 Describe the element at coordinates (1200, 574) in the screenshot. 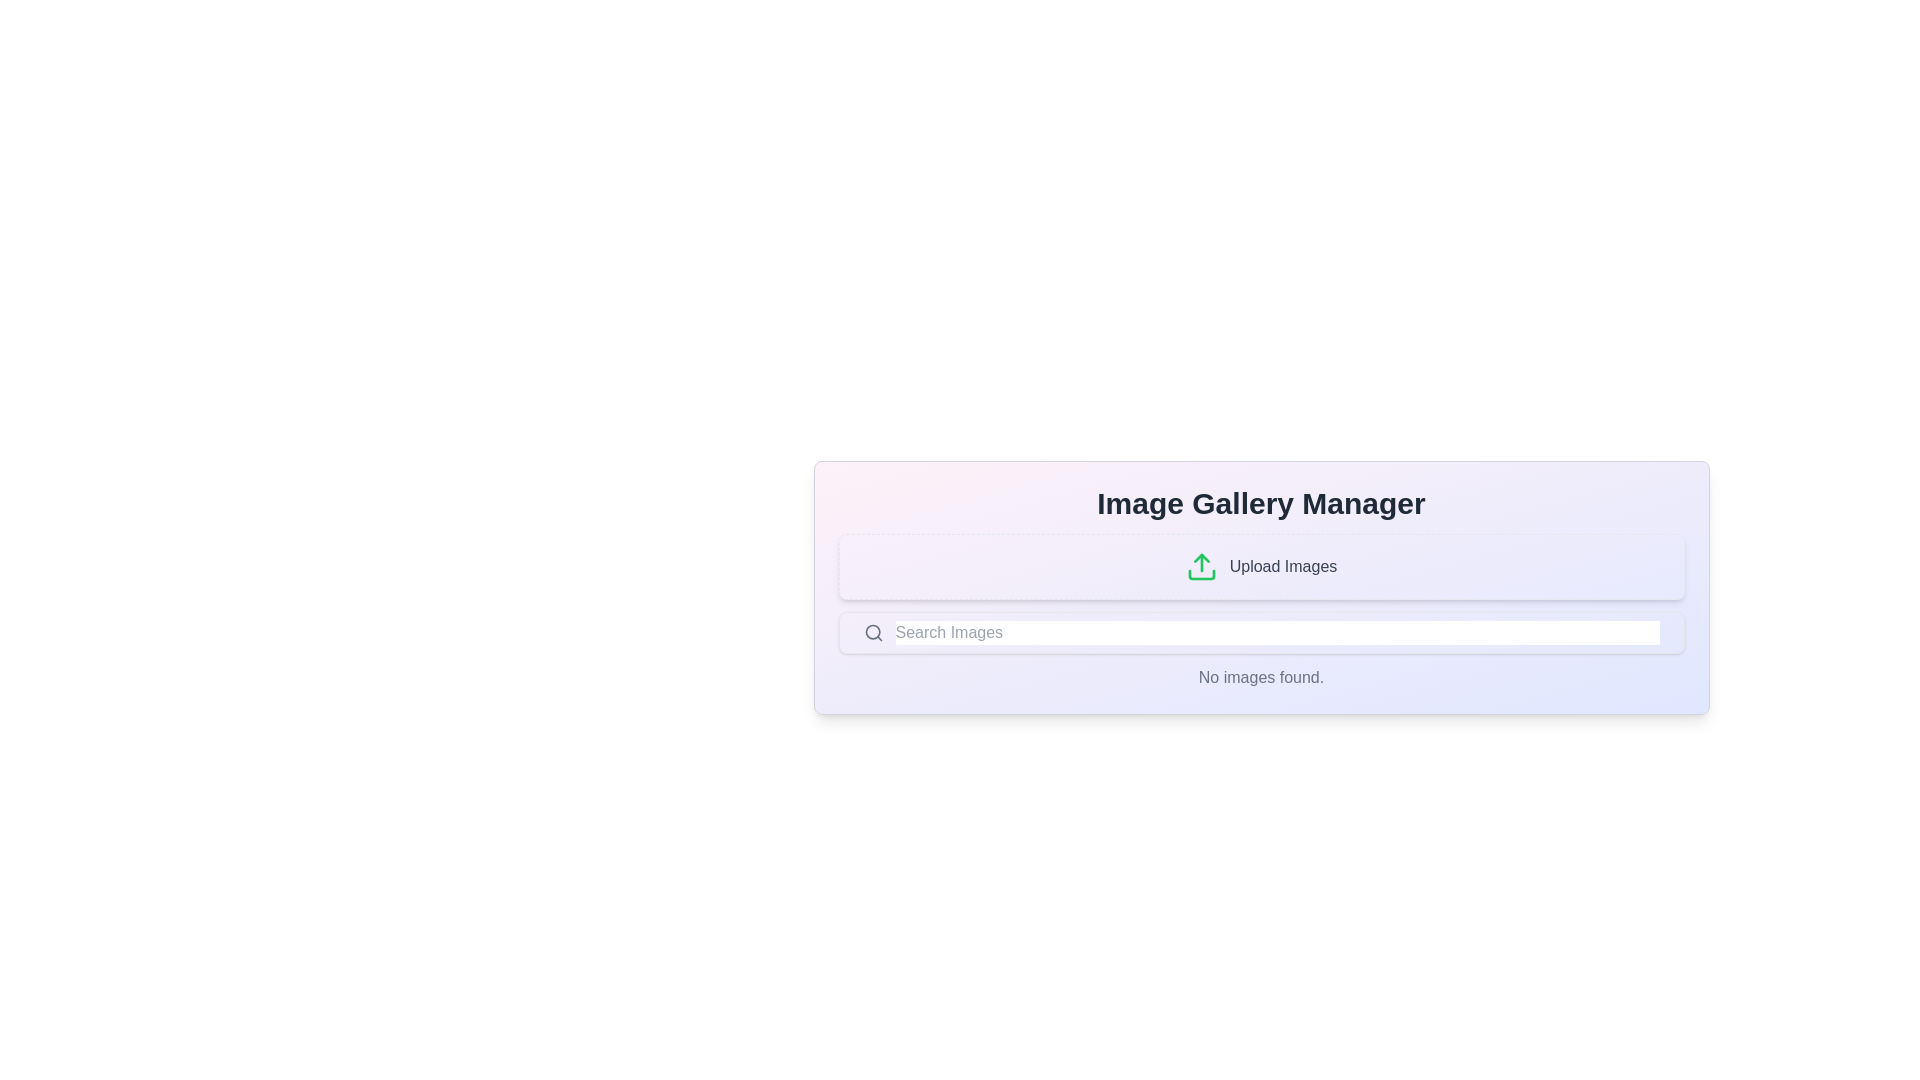

I see `the stylized part of the upload icon located just below the 'Image Gallery Manager' heading` at that location.